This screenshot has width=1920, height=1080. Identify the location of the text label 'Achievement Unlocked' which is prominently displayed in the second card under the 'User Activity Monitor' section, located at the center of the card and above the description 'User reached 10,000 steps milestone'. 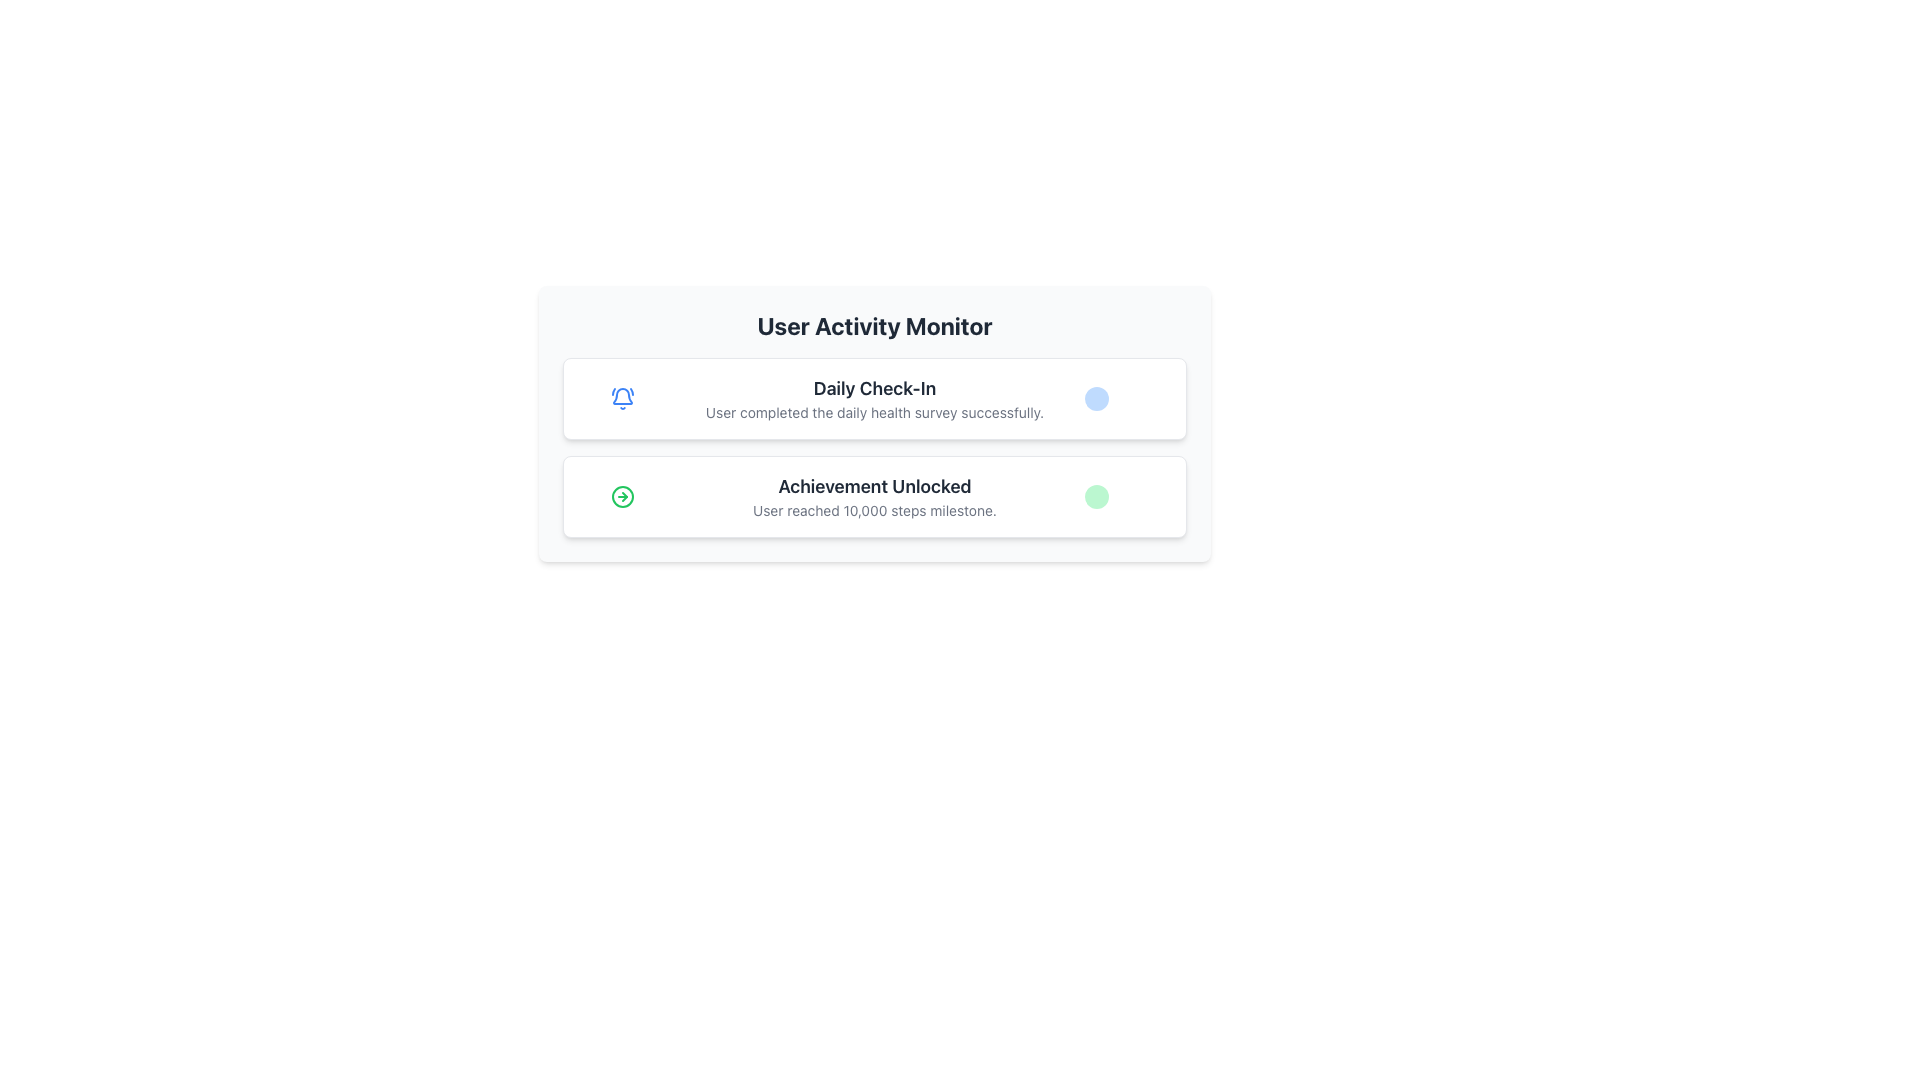
(874, 486).